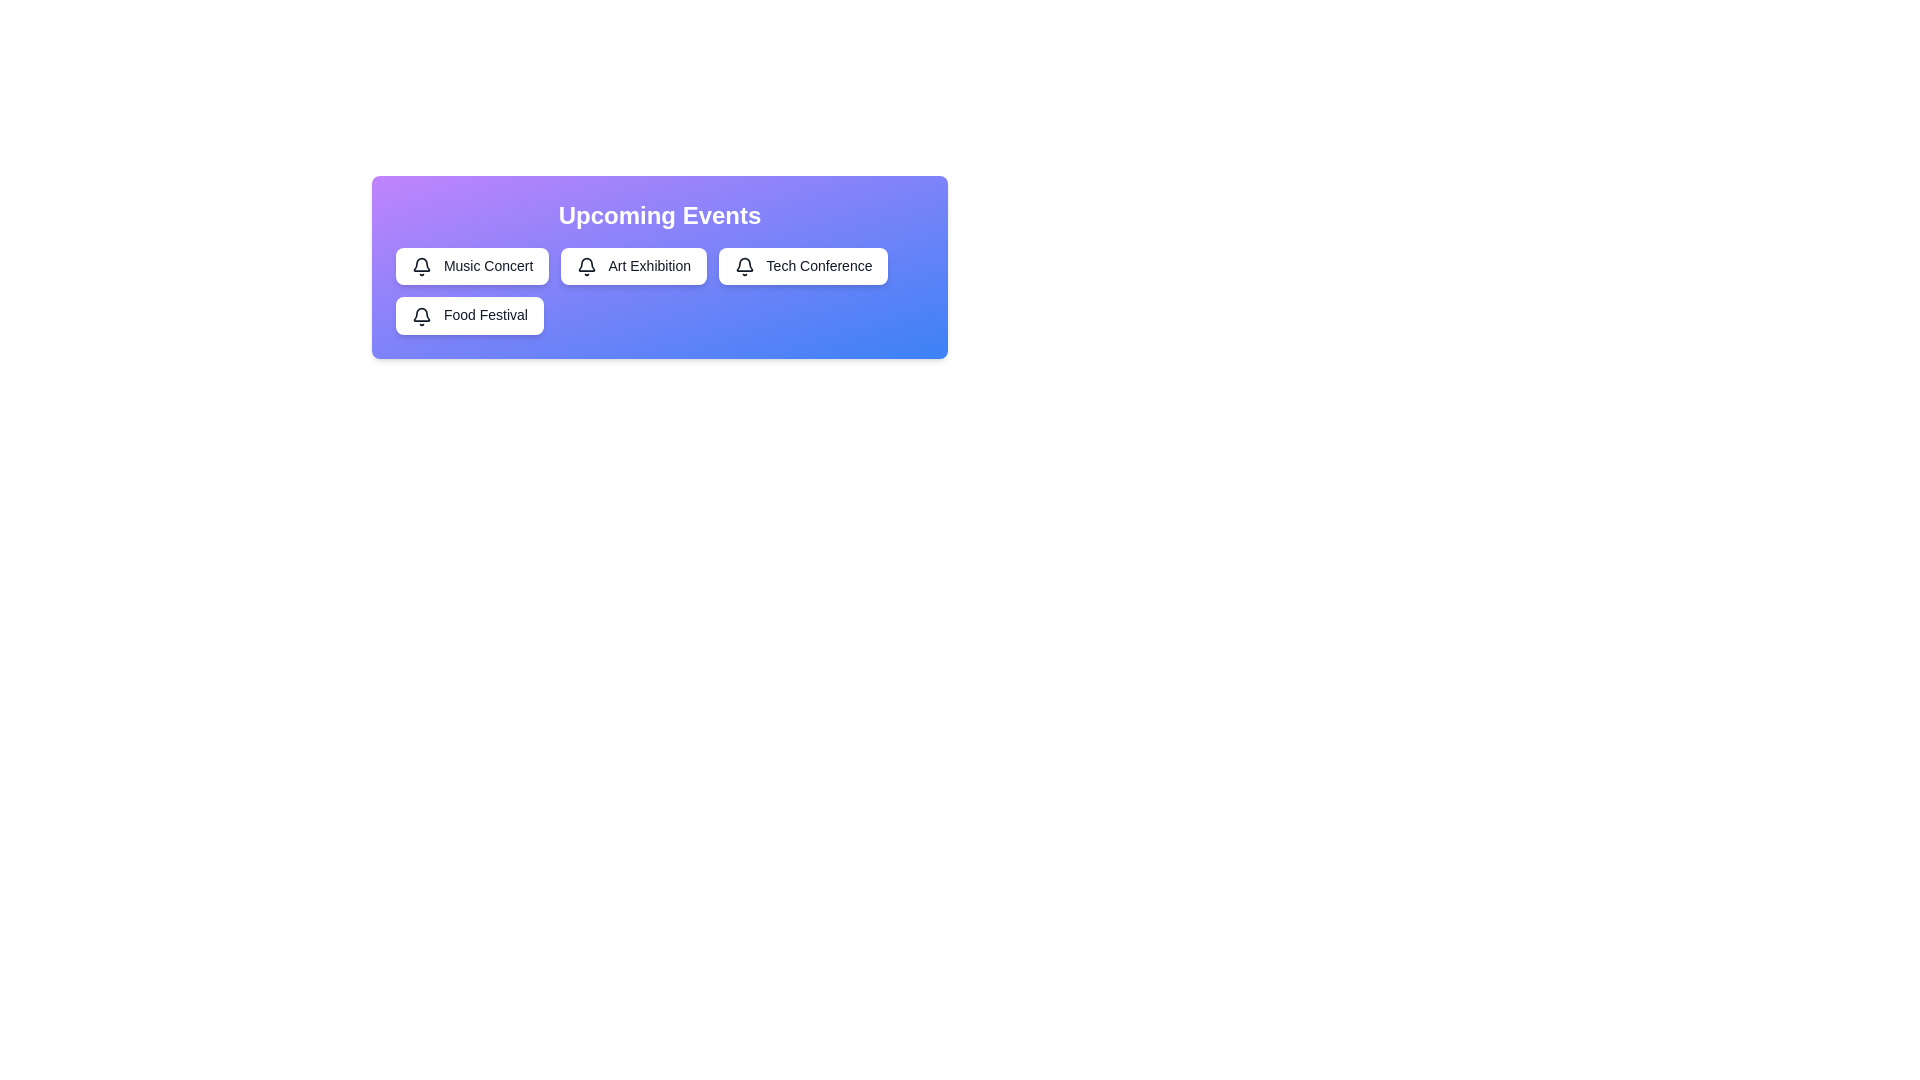 Image resolution: width=1920 pixels, height=1080 pixels. What do you see at coordinates (803, 265) in the screenshot?
I see `the event Tech Conference by clicking its corresponding chip` at bounding box center [803, 265].